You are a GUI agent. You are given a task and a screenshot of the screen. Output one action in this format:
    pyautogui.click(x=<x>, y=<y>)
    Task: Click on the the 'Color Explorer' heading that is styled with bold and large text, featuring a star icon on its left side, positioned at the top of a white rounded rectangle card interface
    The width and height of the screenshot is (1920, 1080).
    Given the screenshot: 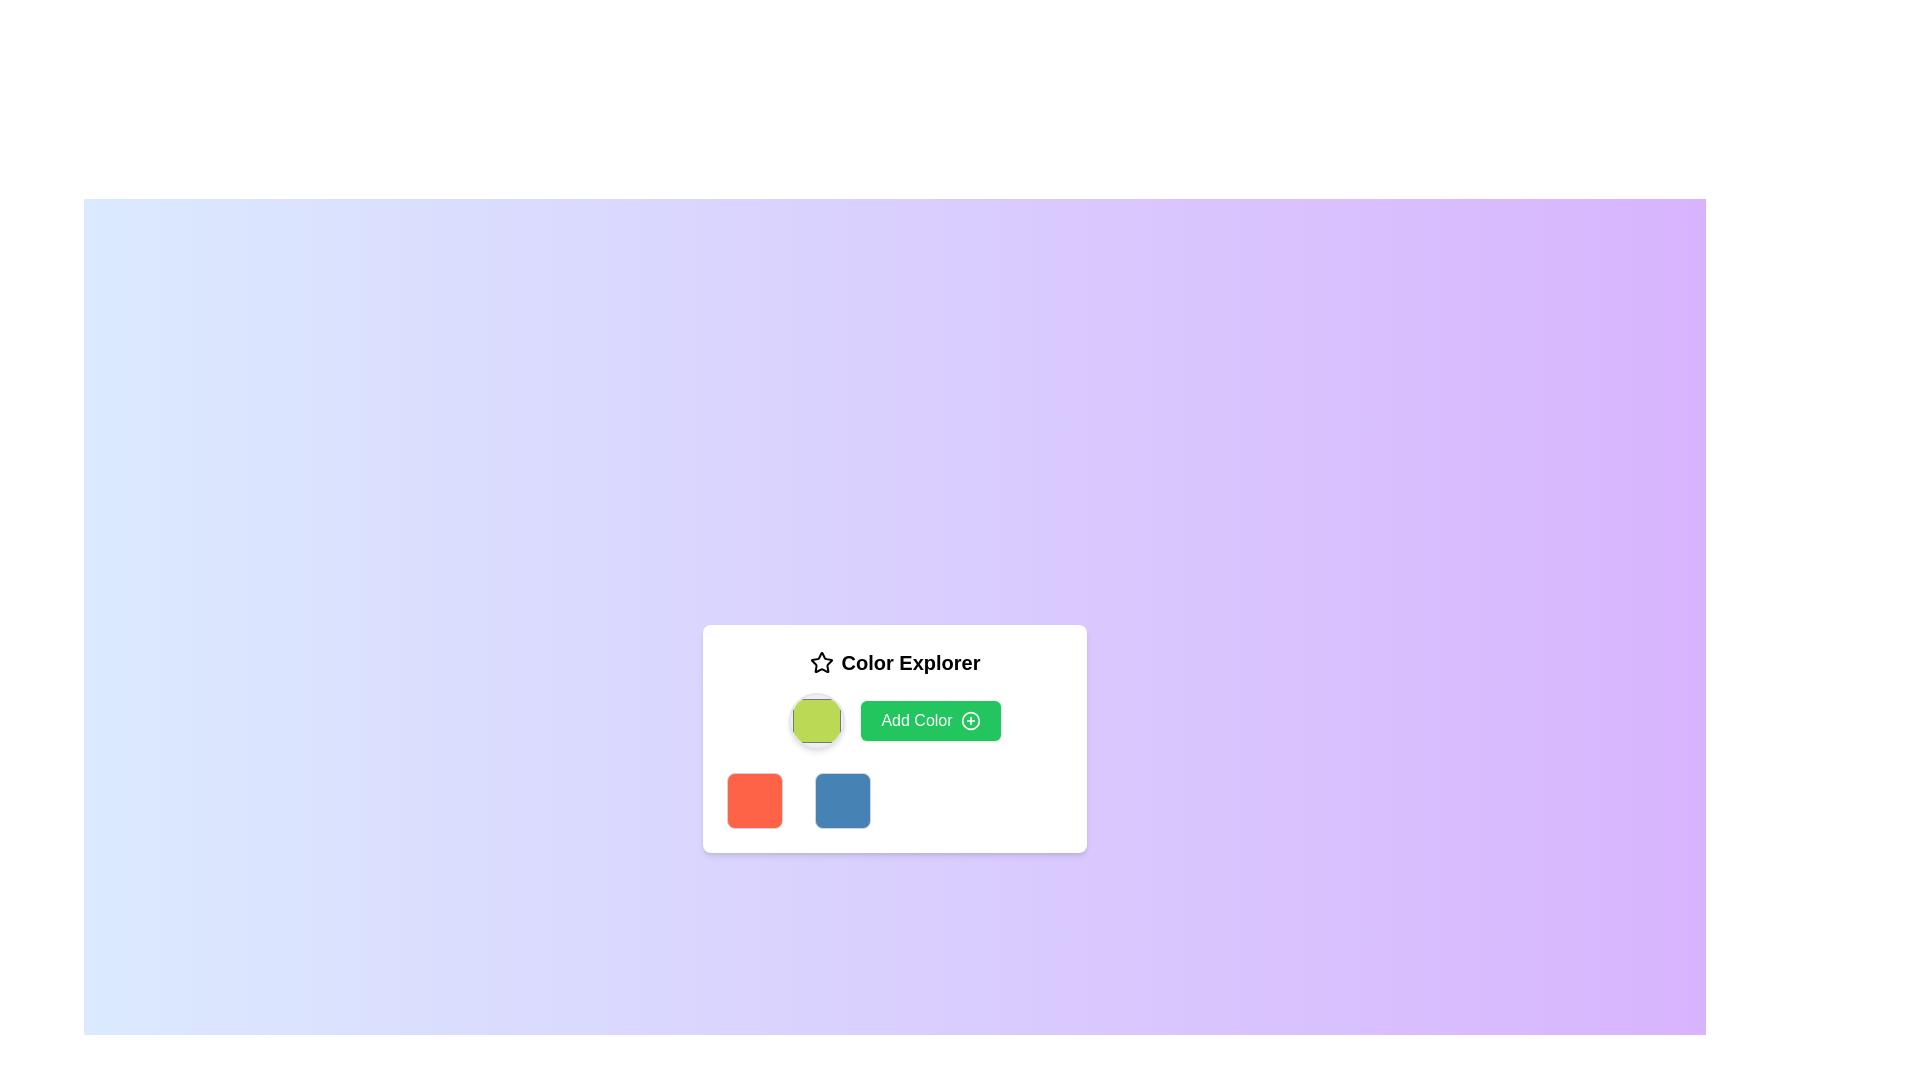 What is the action you would take?
    pyautogui.click(x=893, y=663)
    